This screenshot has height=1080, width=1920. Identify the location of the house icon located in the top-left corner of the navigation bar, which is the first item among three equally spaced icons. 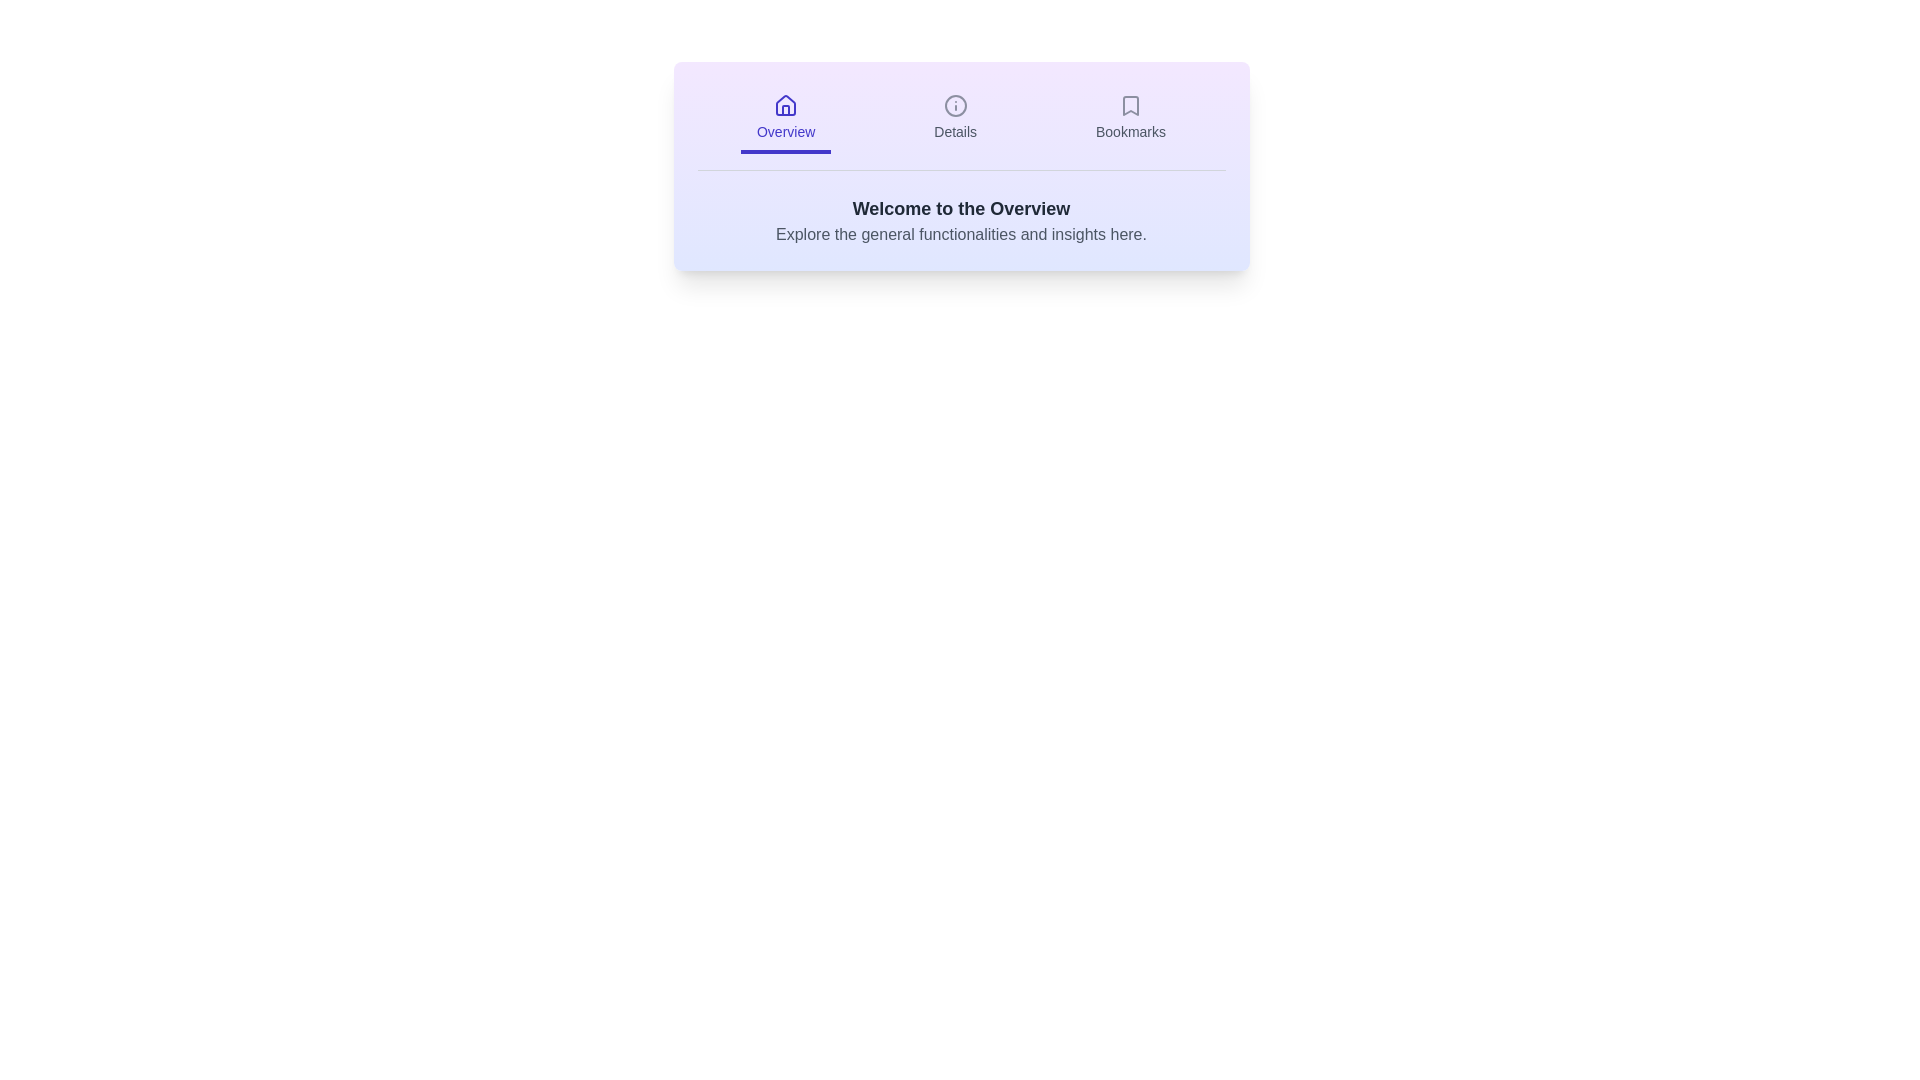
(785, 105).